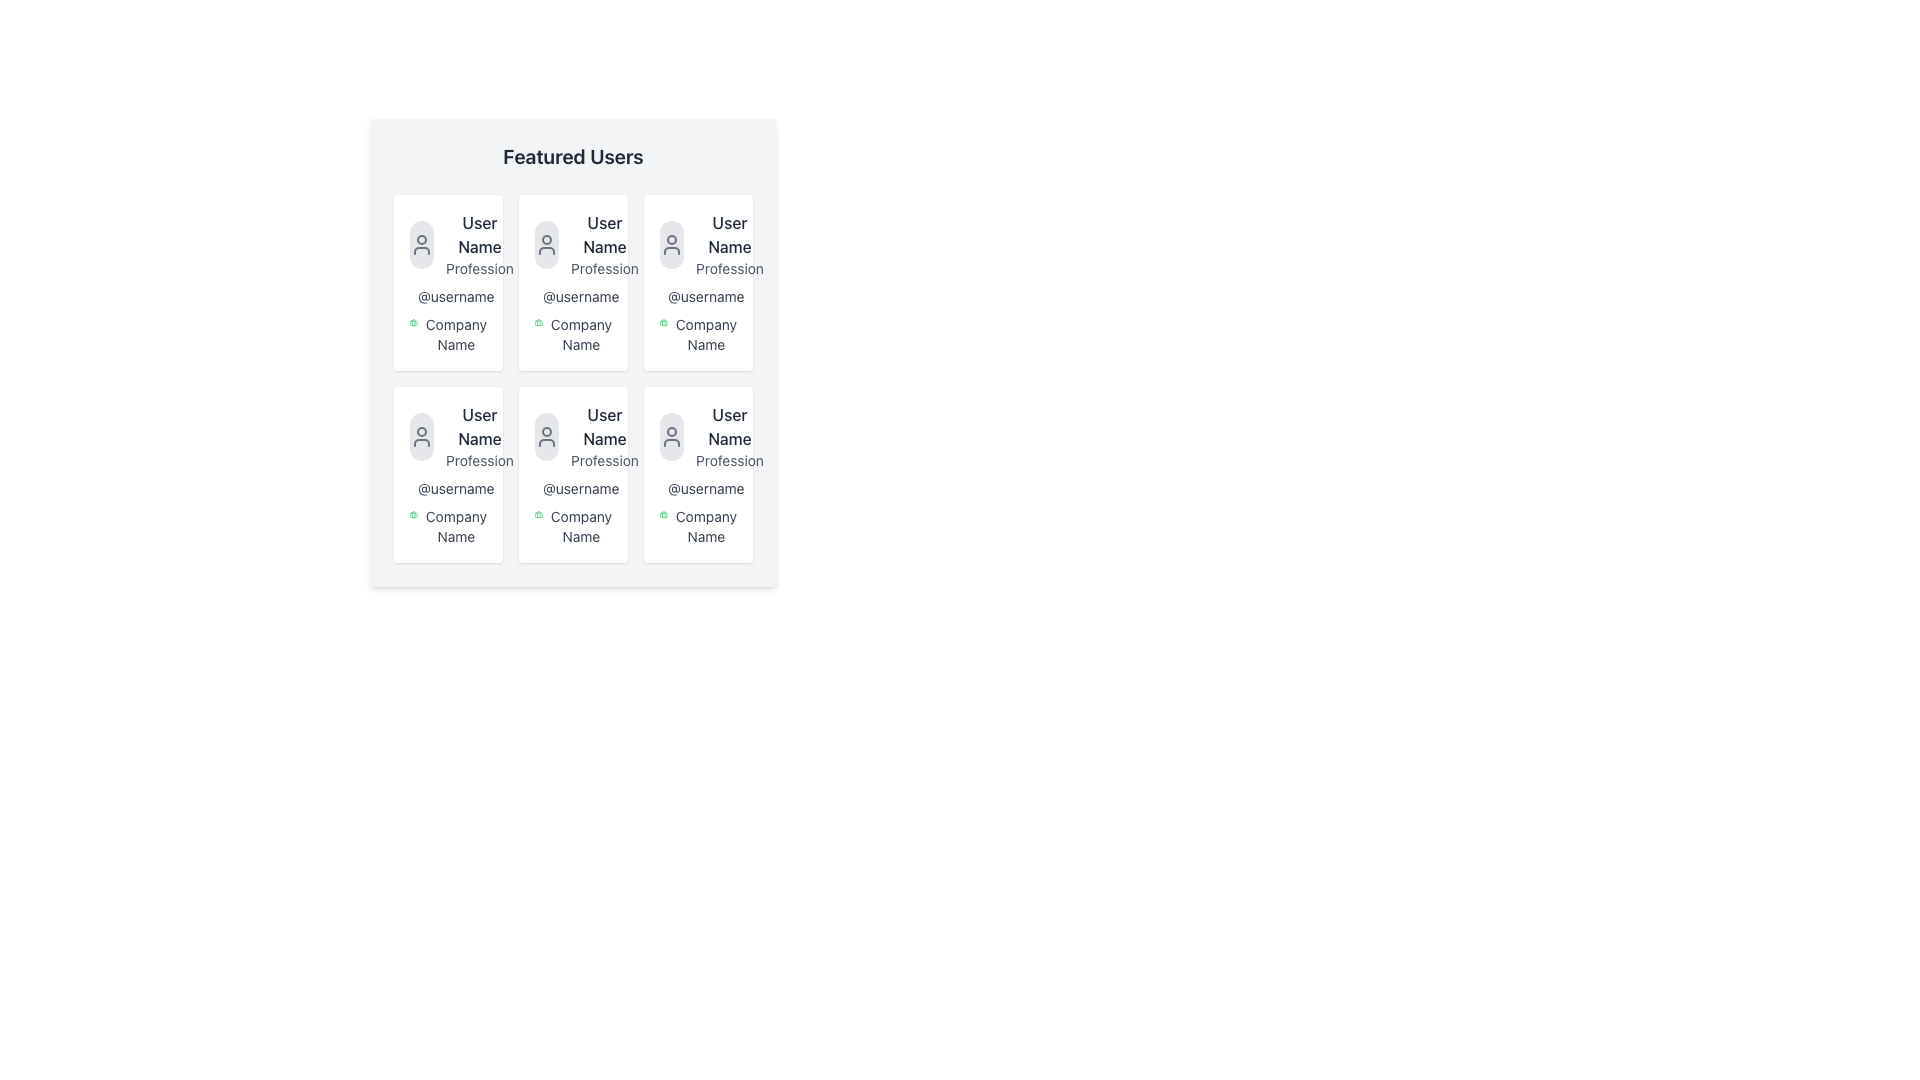 The width and height of the screenshot is (1920, 1080). What do you see at coordinates (706, 297) in the screenshot?
I see `the text label displaying '@username' which is located in the third card under the 'Featured Users' header, positioned below the 'User Name' label and above the 'Company Name' label` at bounding box center [706, 297].